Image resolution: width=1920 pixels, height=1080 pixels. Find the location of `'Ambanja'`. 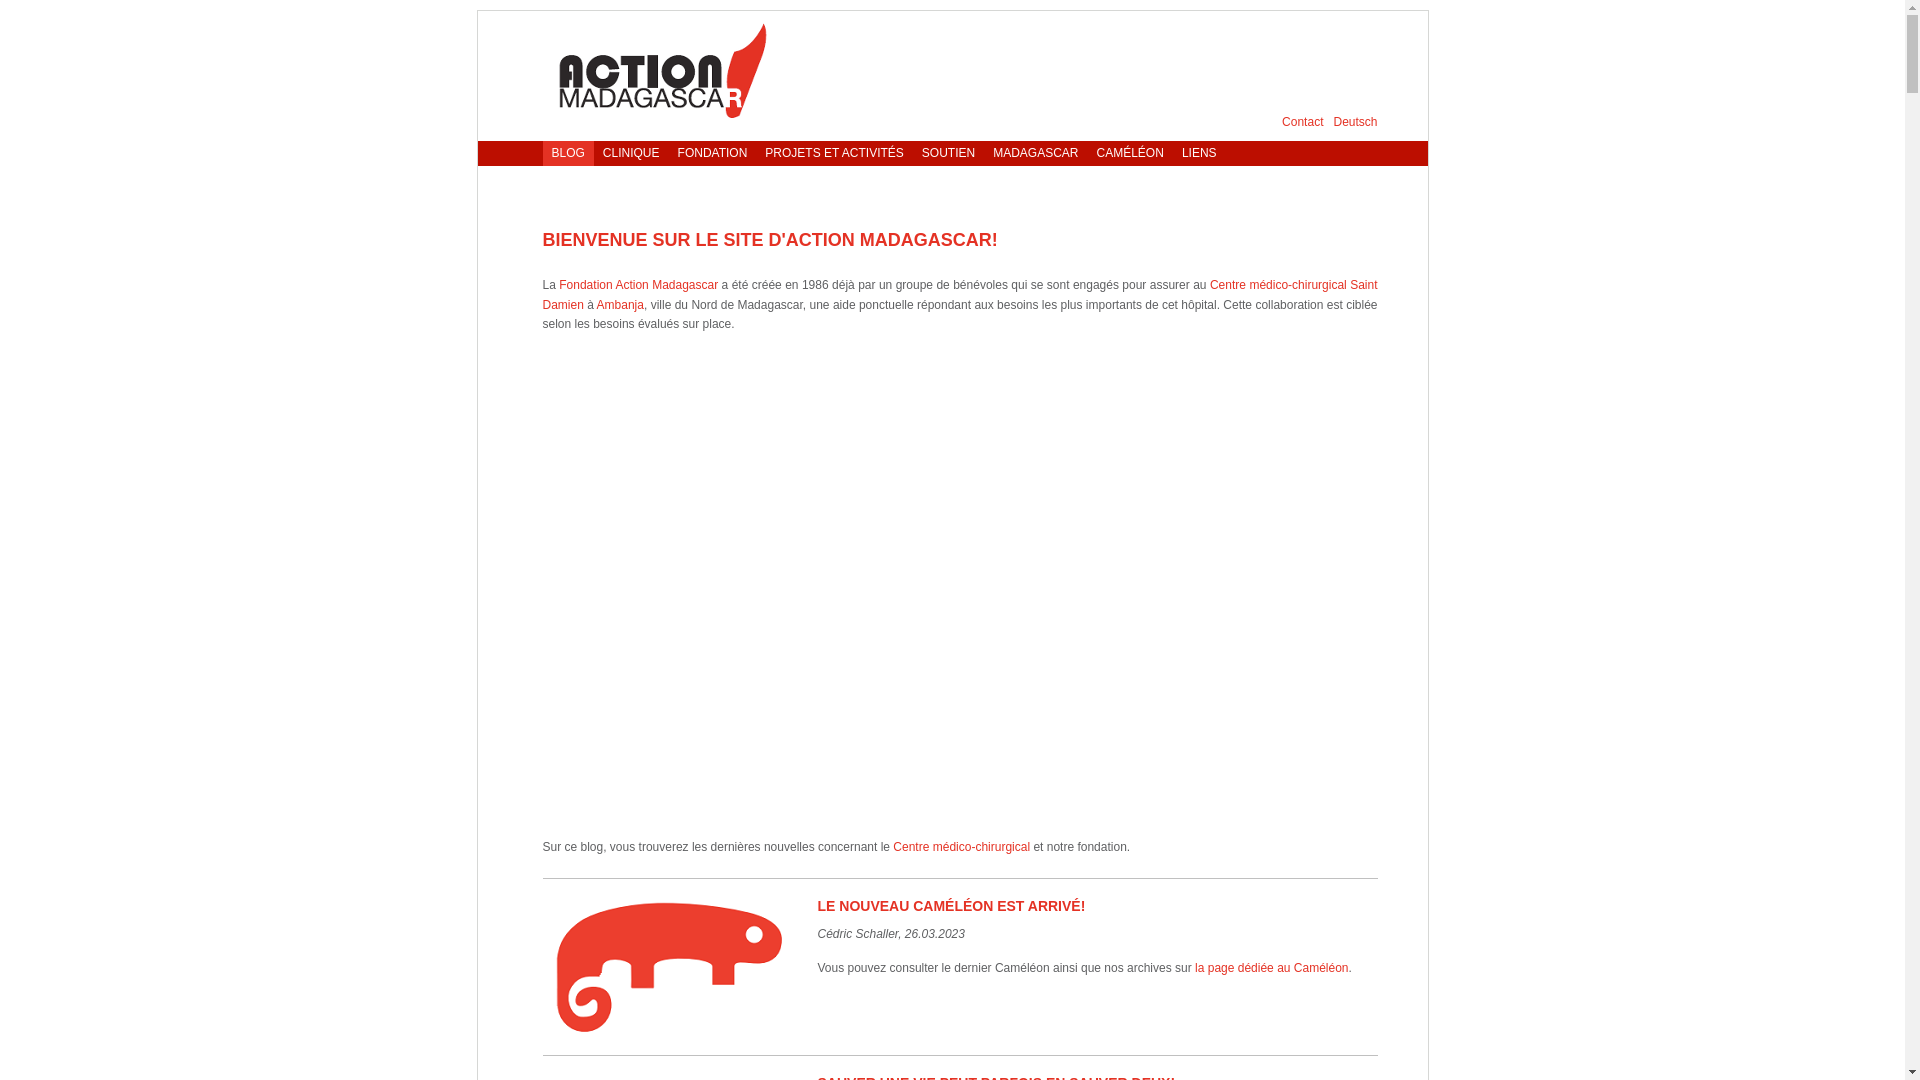

'Ambanja' is located at coordinates (595, 304).